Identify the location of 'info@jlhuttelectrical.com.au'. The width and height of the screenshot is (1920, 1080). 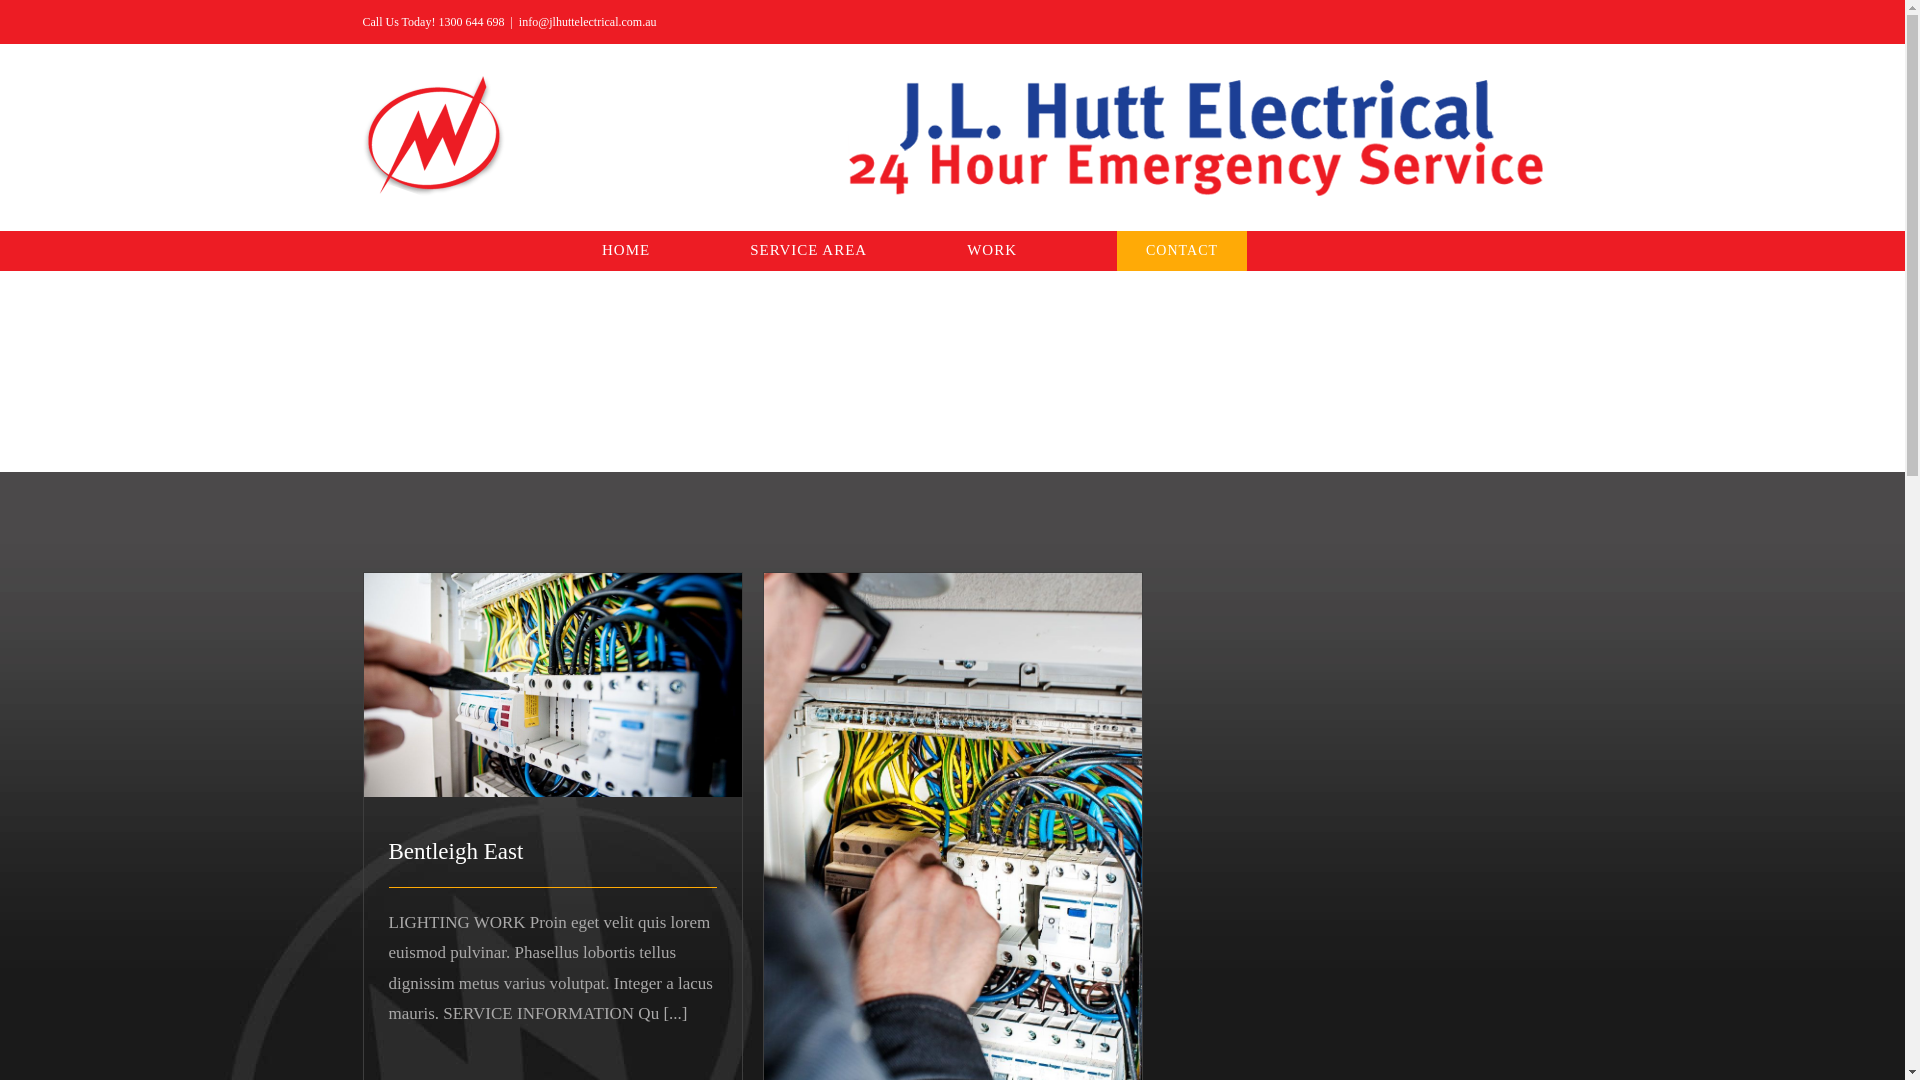
(587, 22).